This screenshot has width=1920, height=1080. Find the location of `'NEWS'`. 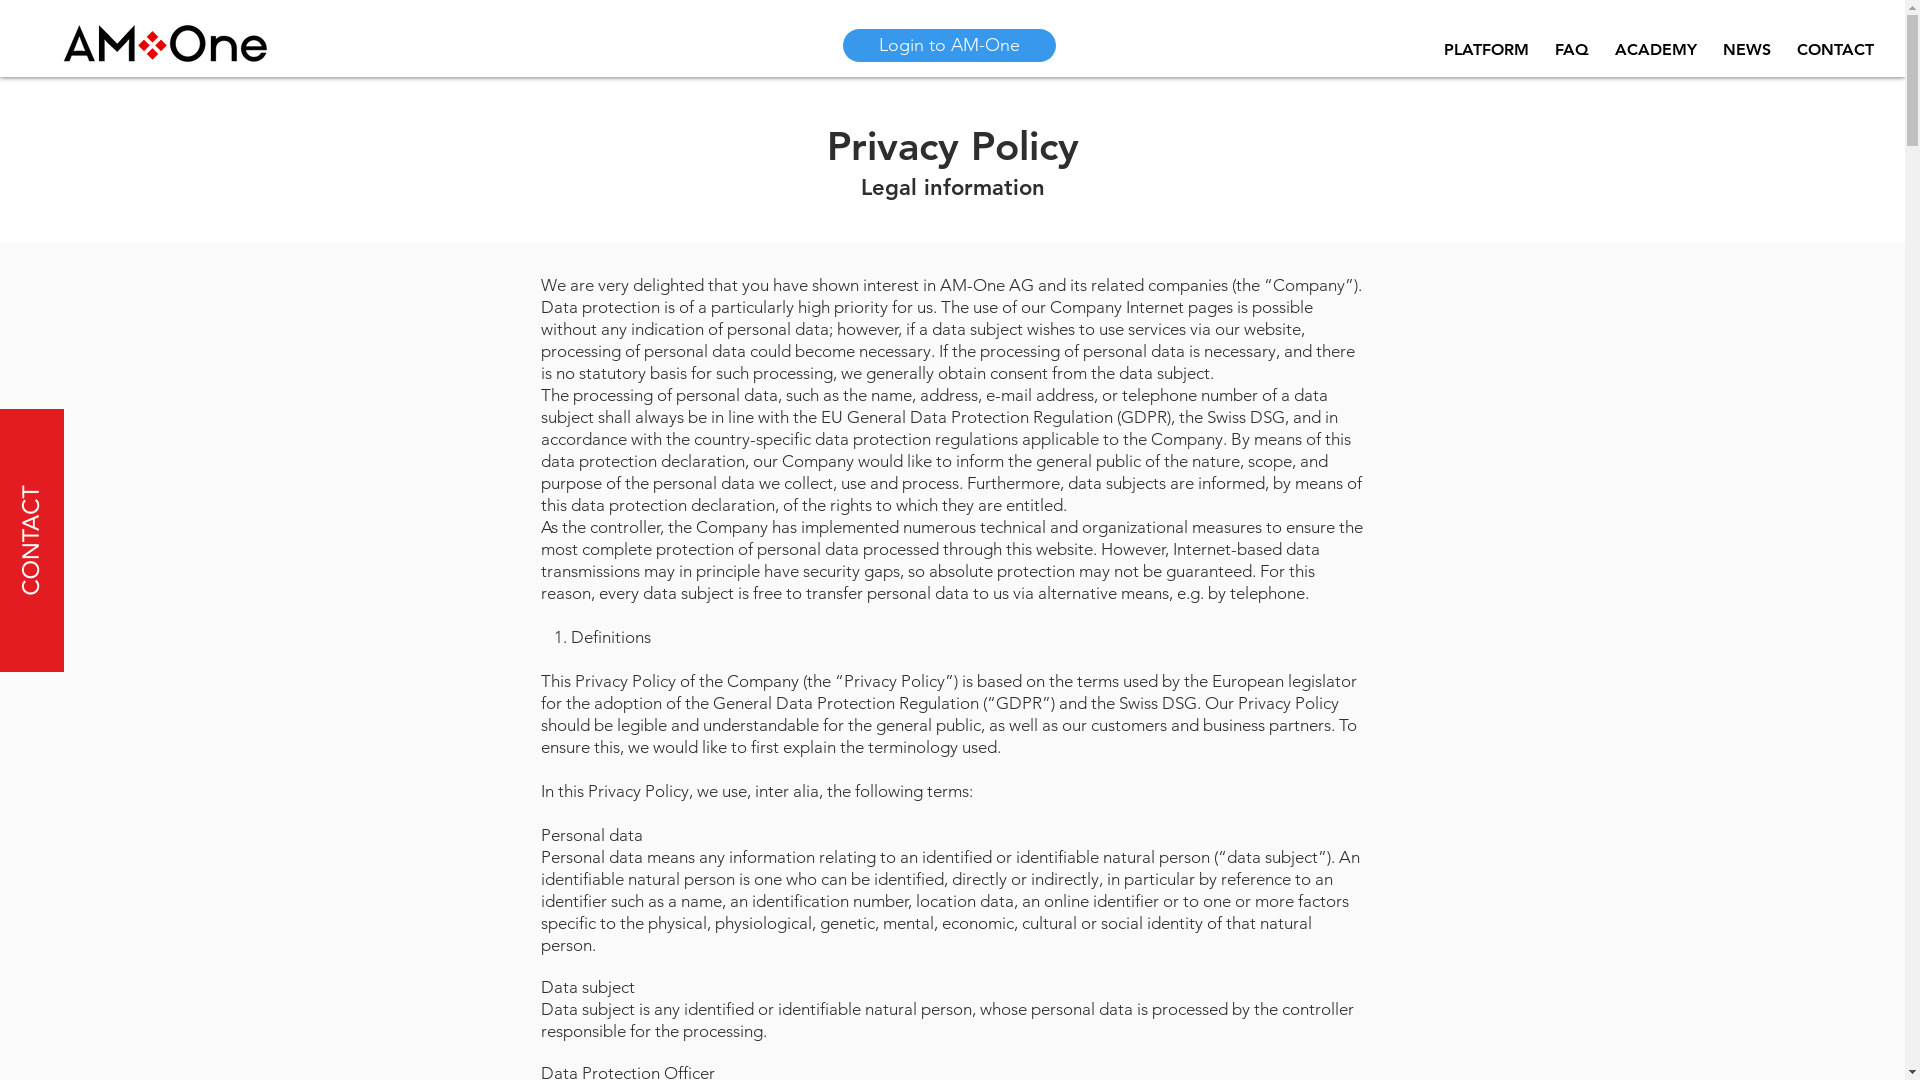

'NEWS' is located at coordinates (1746, 49).